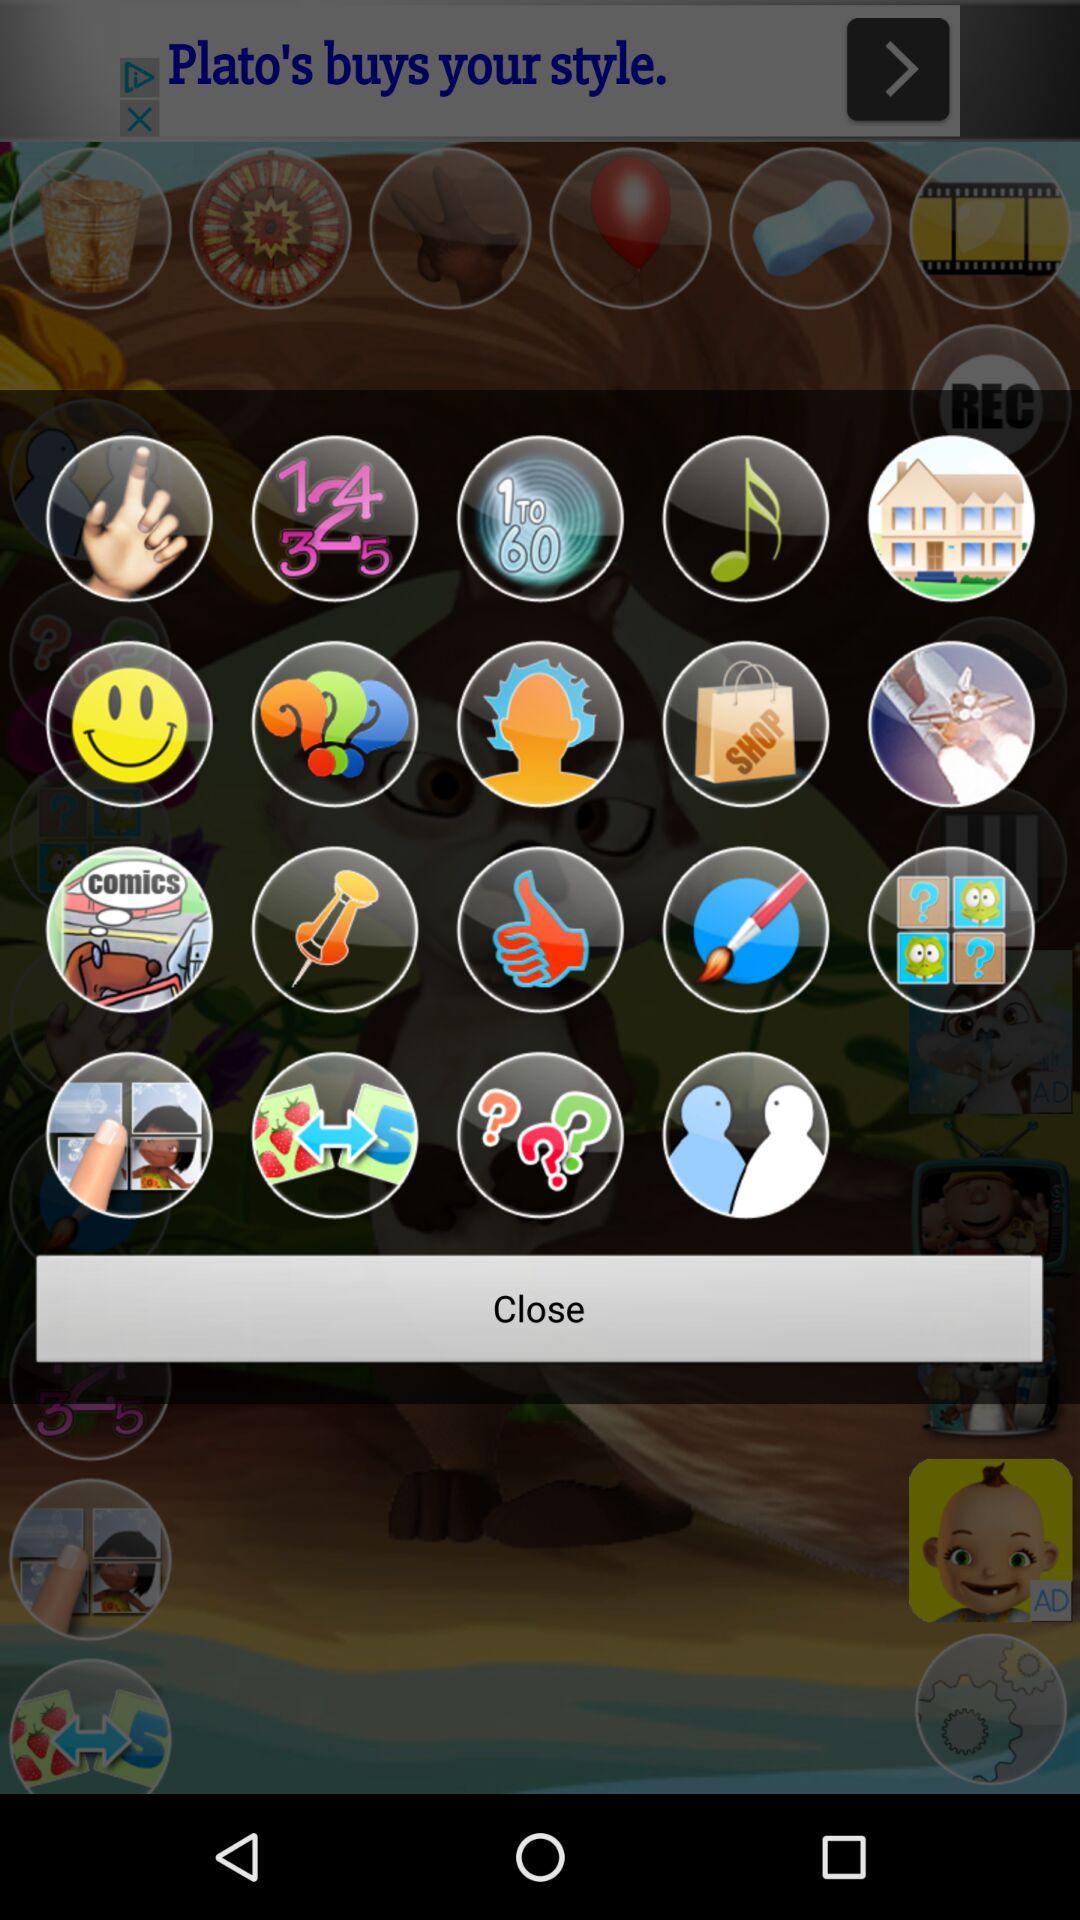 This screenshot has height=1920, width=1080. Describe the element at coordinates (950, 555) in the screenshot. I see `the home icon` at that location.